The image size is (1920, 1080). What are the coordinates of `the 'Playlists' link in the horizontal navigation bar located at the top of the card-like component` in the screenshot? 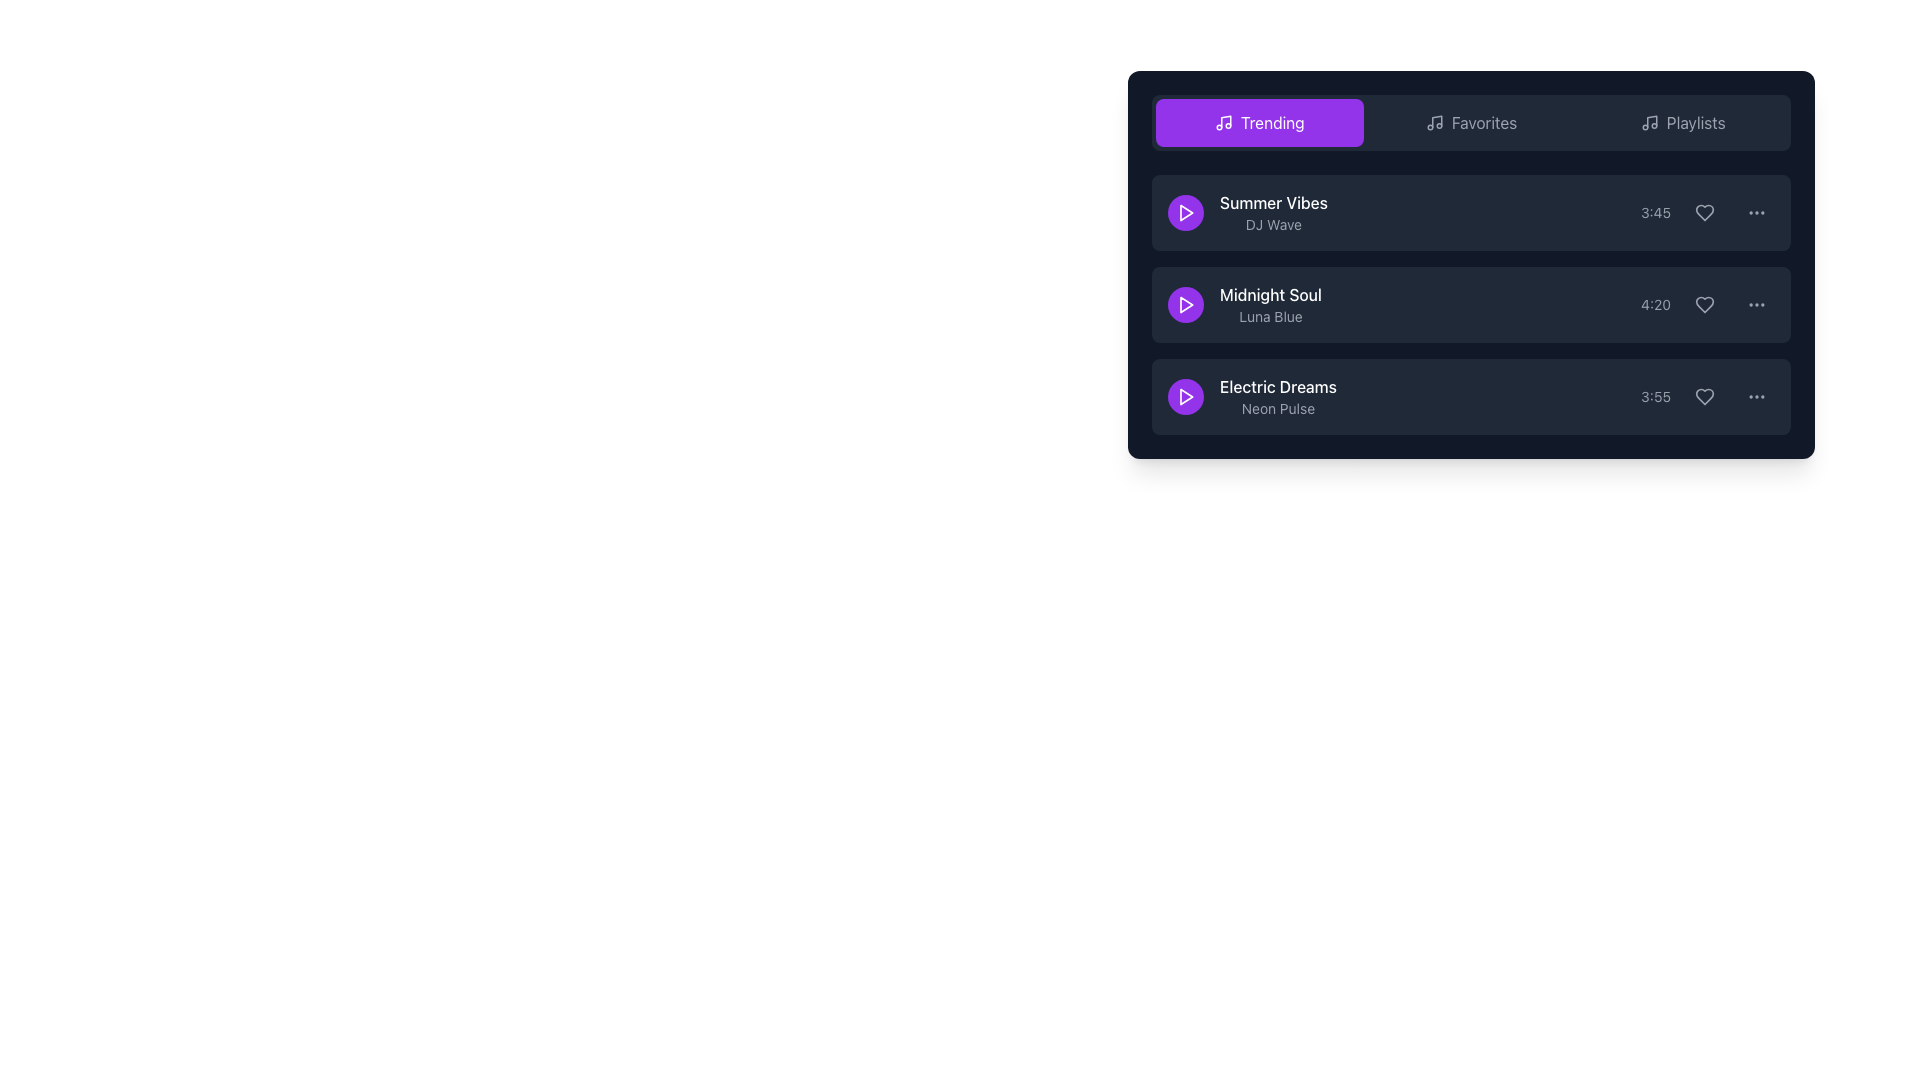 It's located at (1695, 123).